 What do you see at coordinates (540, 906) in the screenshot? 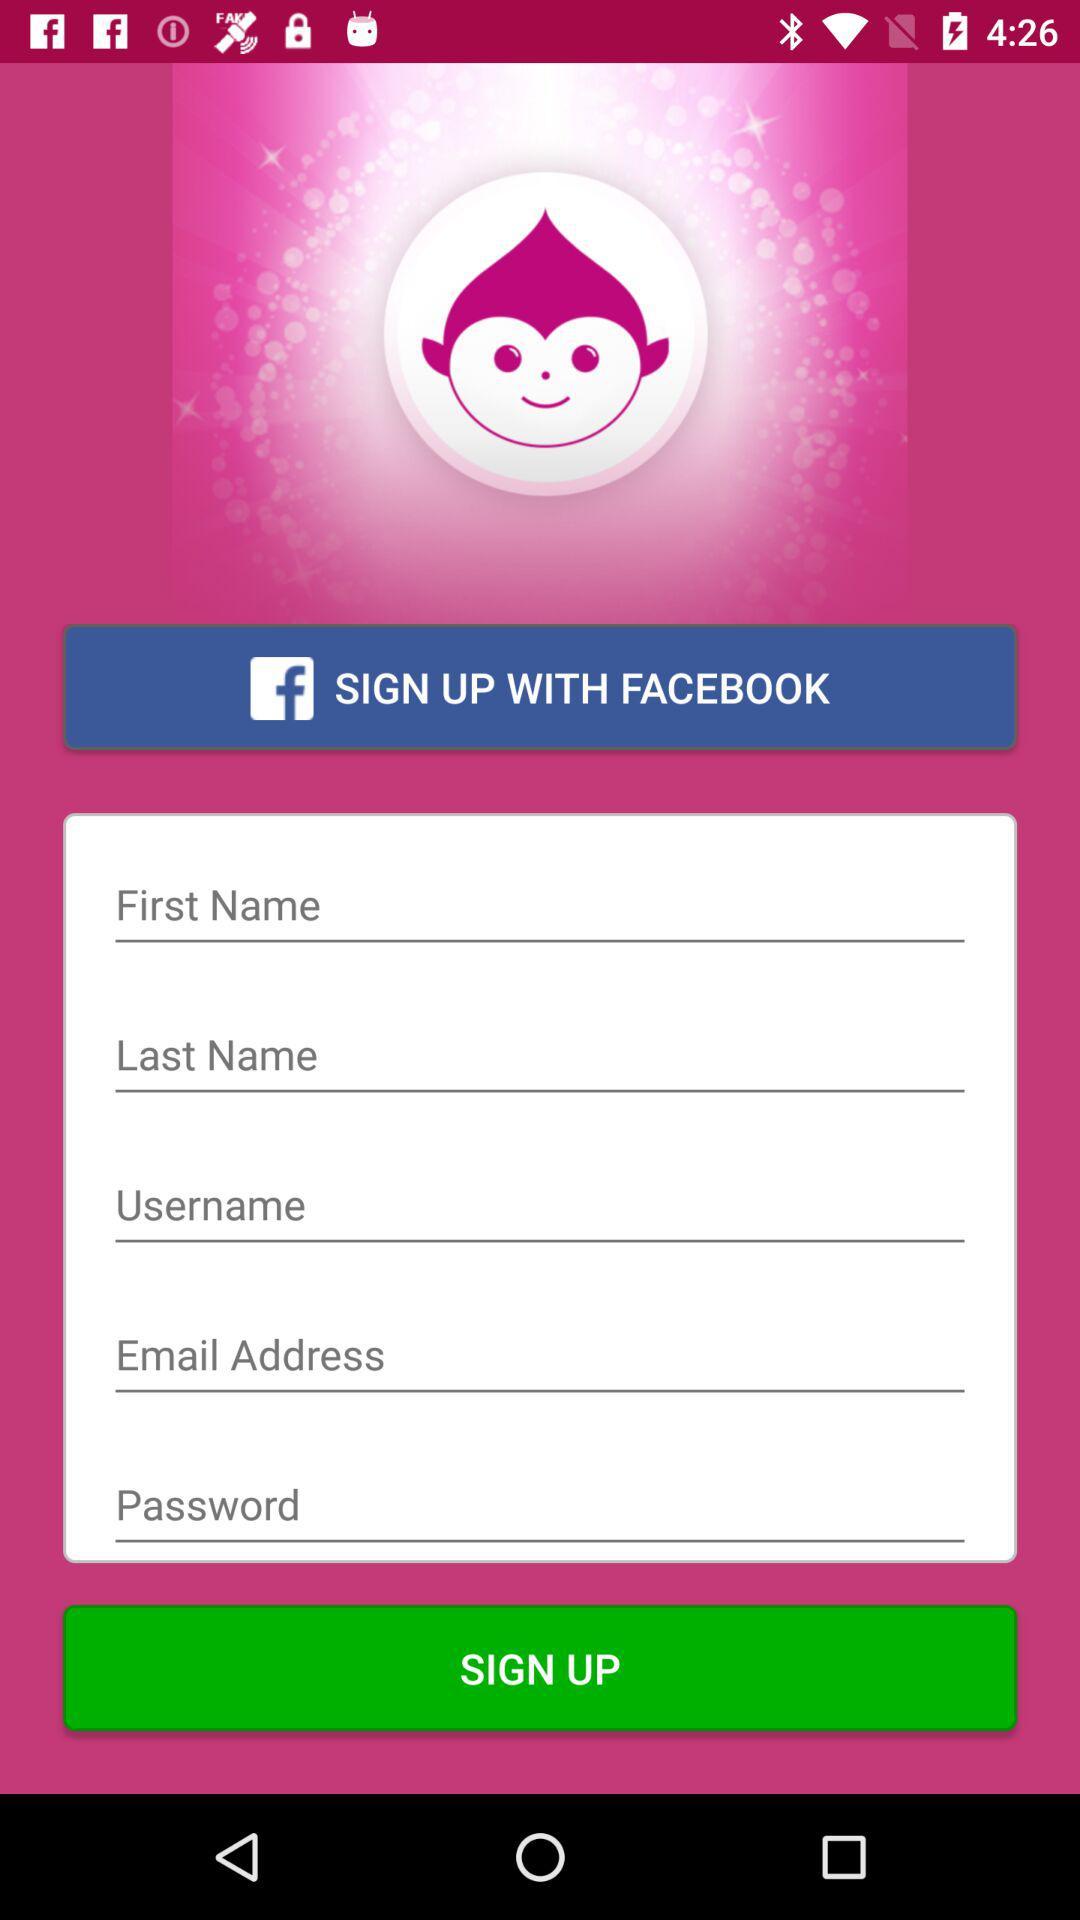
I see `form field for your first name` at bounding box center [540, 906].